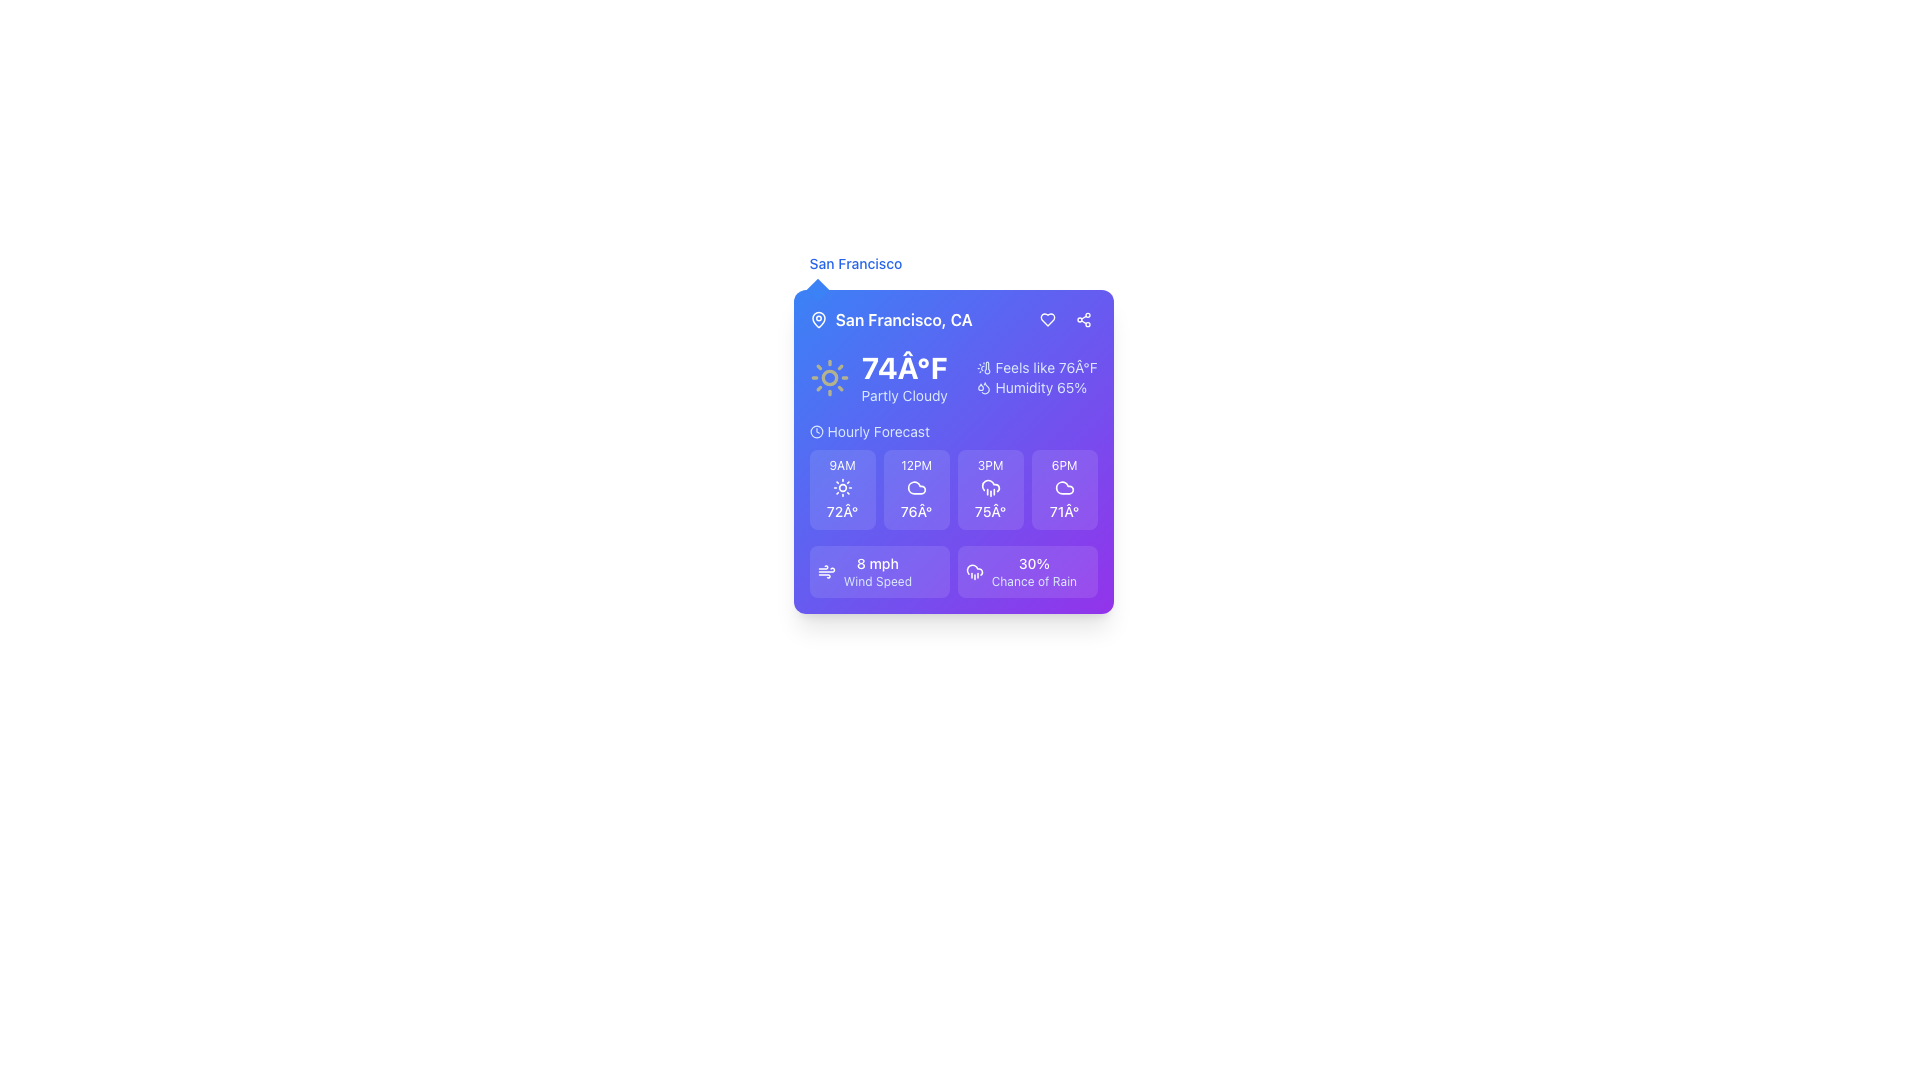 This screenshot has height=1080, width=1920. What do you see at coordinates (990, 511) in the screenshot?
I see `the text label displaying '75Â°' that is bold and located within the small rectangular card under the '3PM' section of the 'Hourly Forecast'` at bounding box center [990, 511].